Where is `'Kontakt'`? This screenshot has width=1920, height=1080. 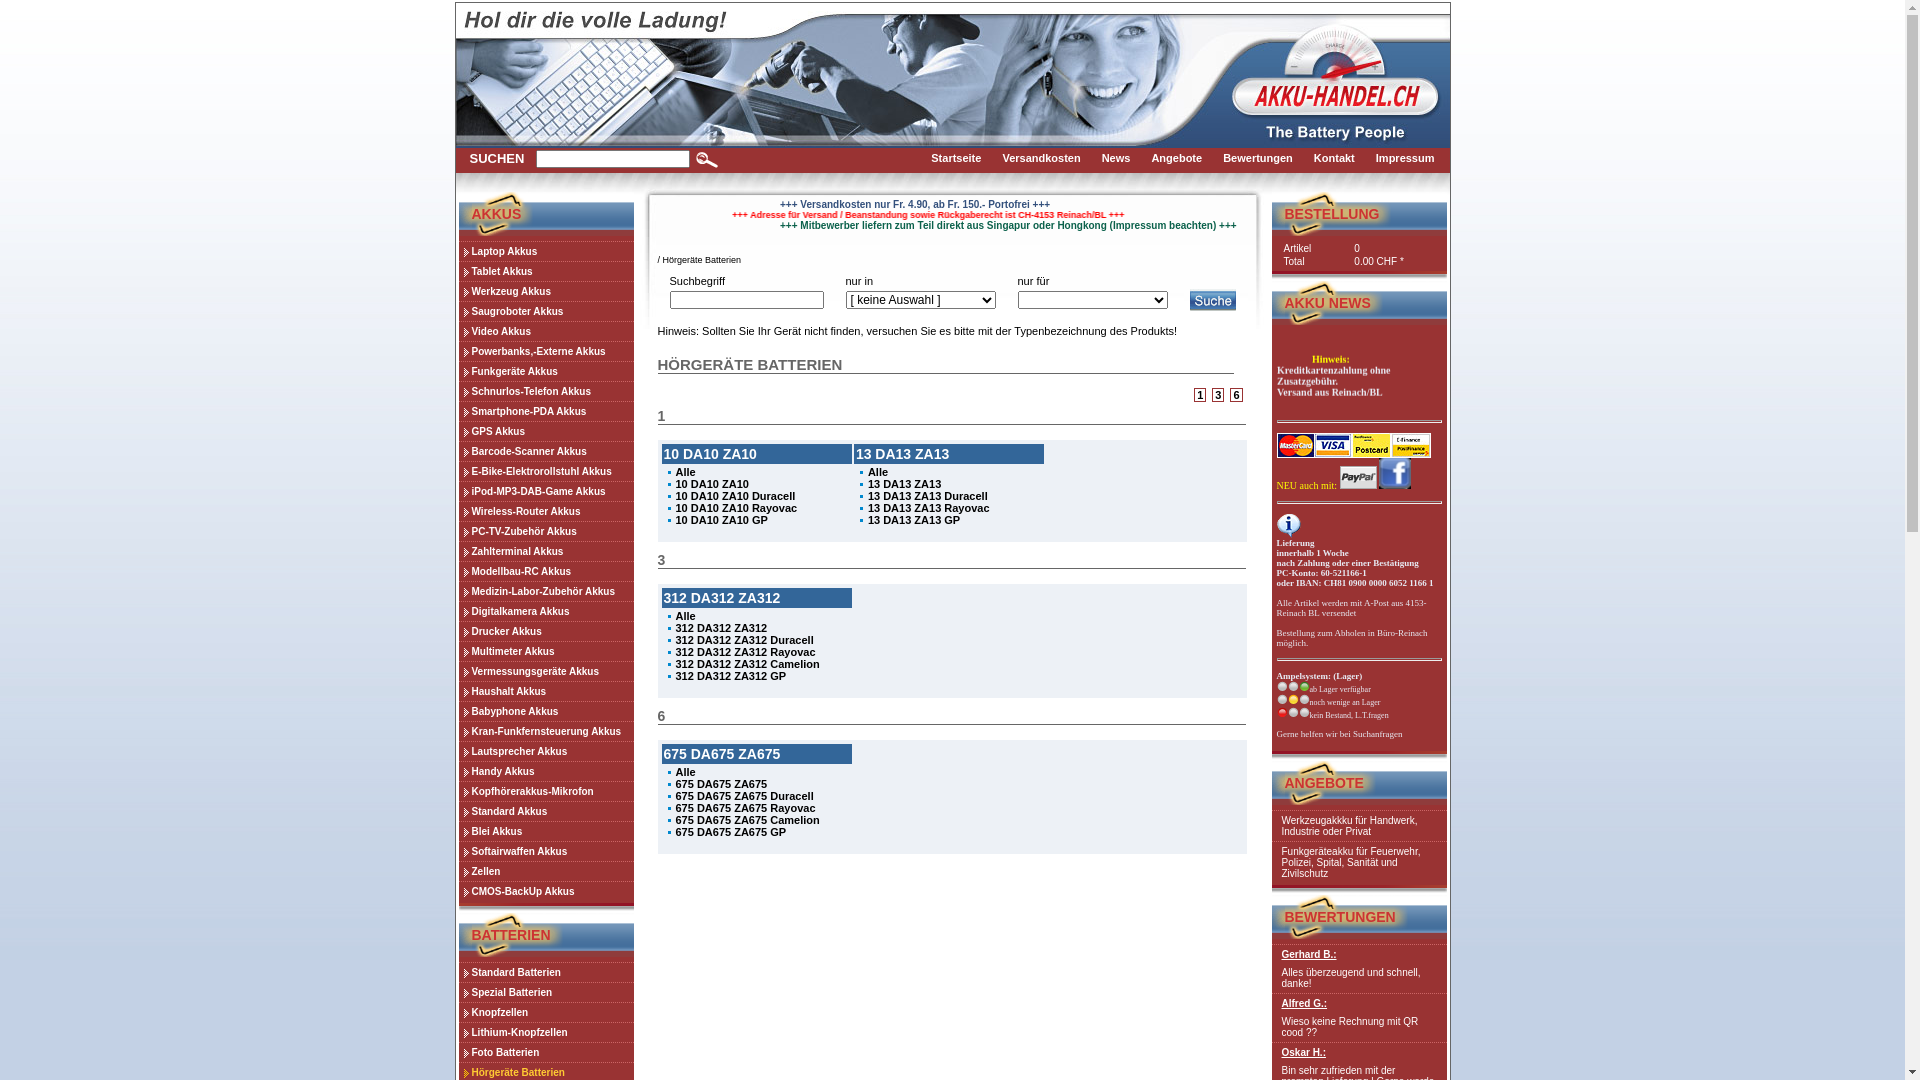
'Kontakt' is located at coordinates (1339, 158).